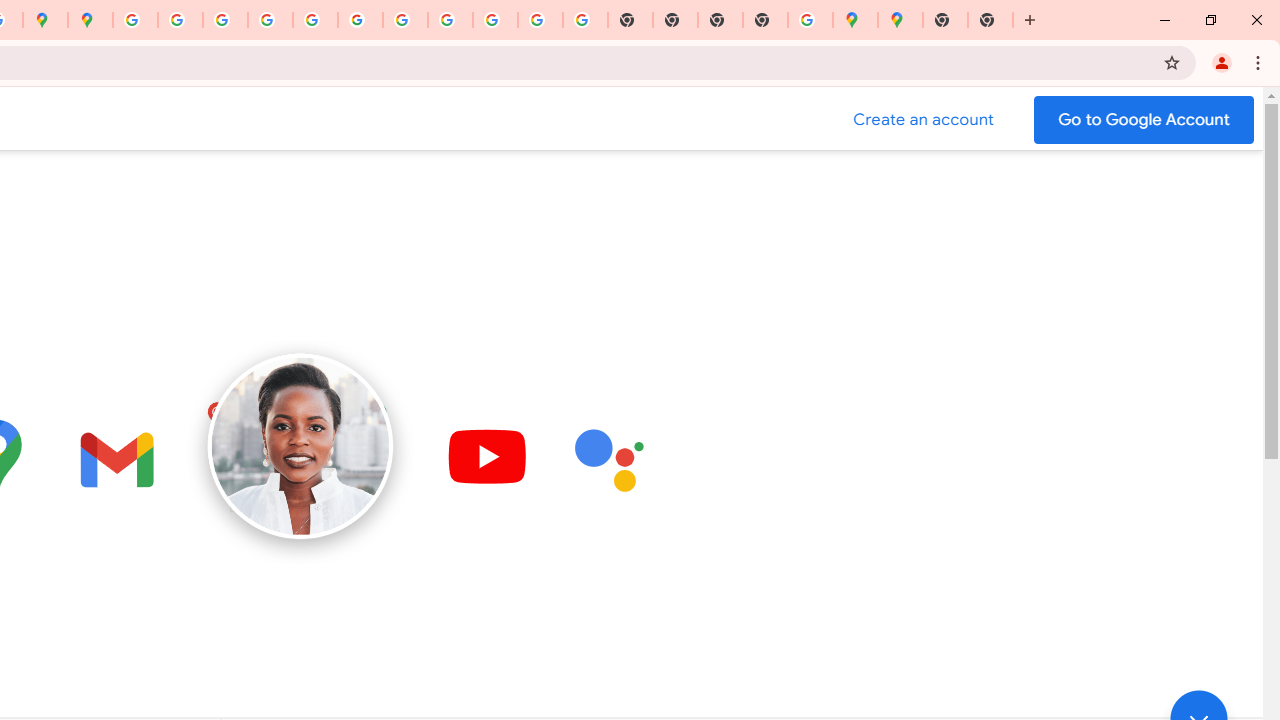 The height and width of the screenshot is (720, 1280). I want to click on 'Google Maps', so click(899, 20).